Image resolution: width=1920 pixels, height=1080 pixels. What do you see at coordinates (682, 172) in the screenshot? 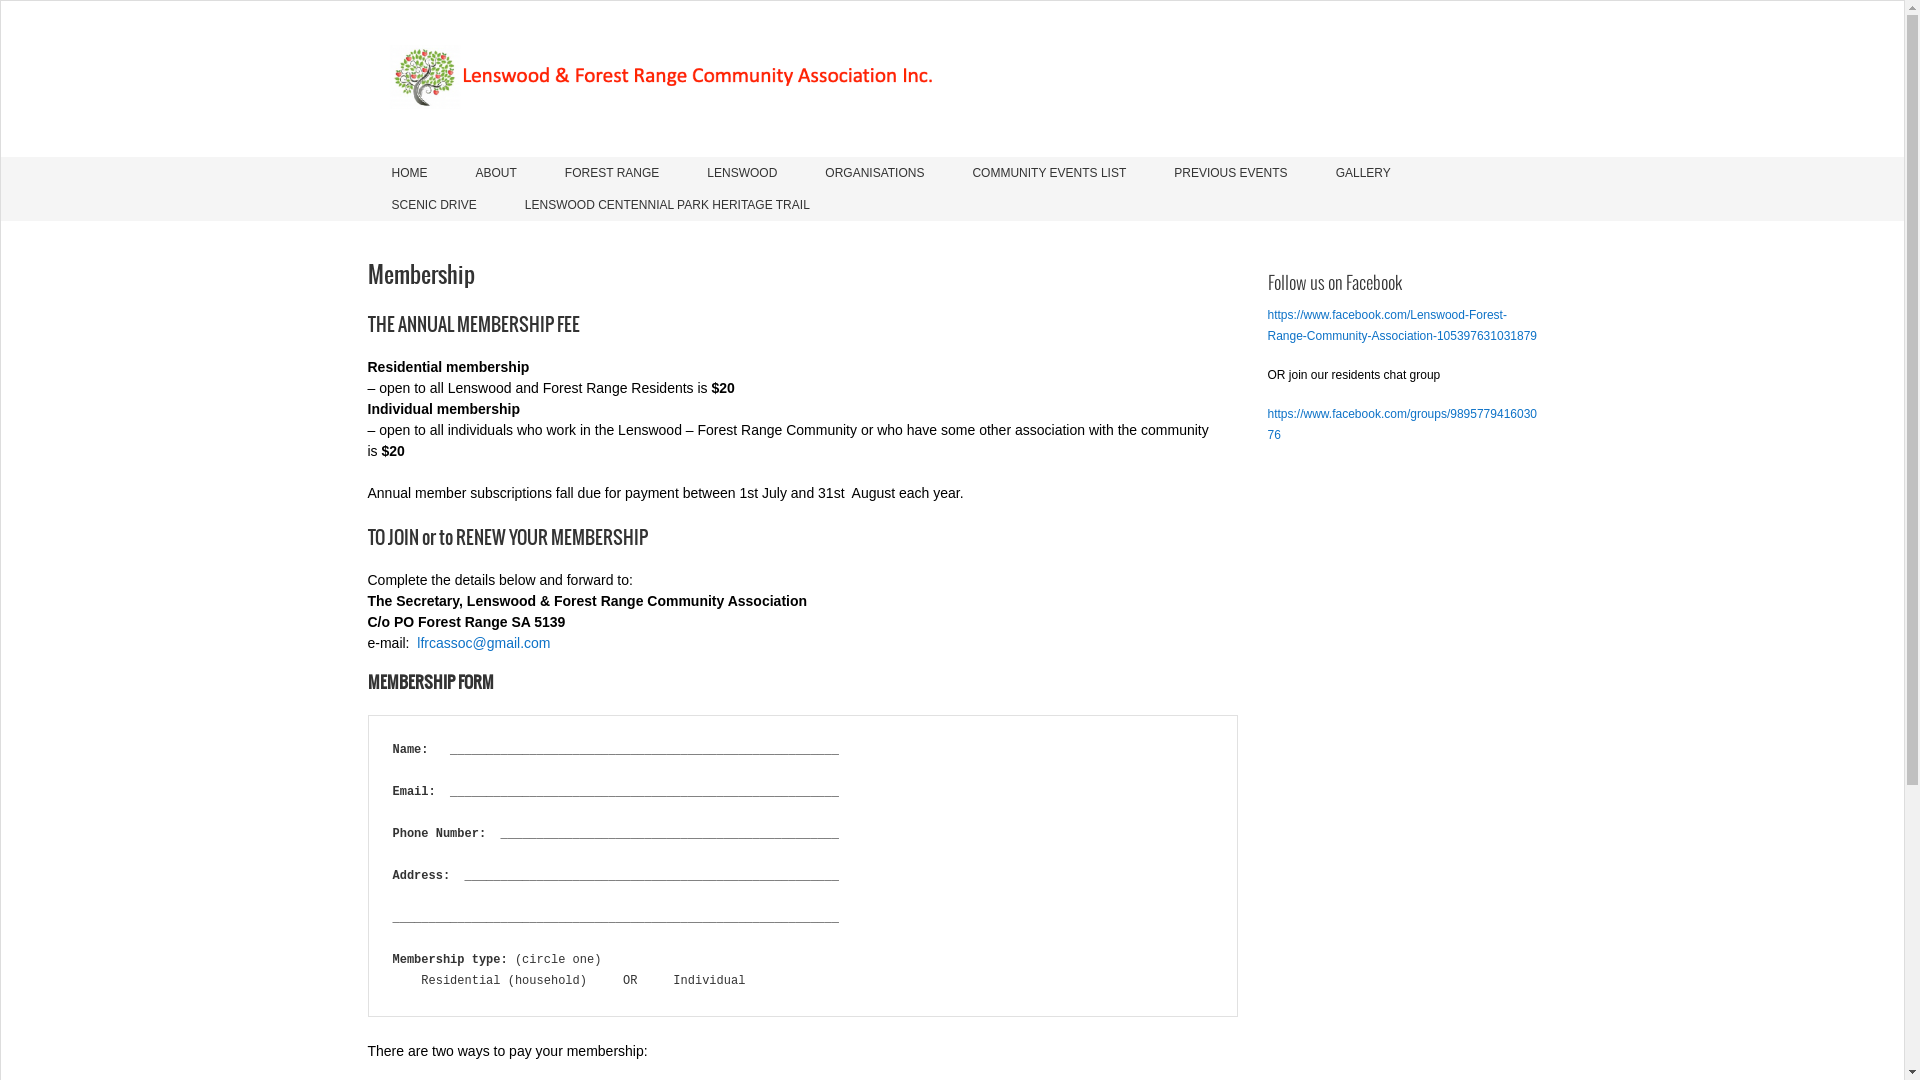
I see `'LENSWOOD'` at bounding box center [682, 172].